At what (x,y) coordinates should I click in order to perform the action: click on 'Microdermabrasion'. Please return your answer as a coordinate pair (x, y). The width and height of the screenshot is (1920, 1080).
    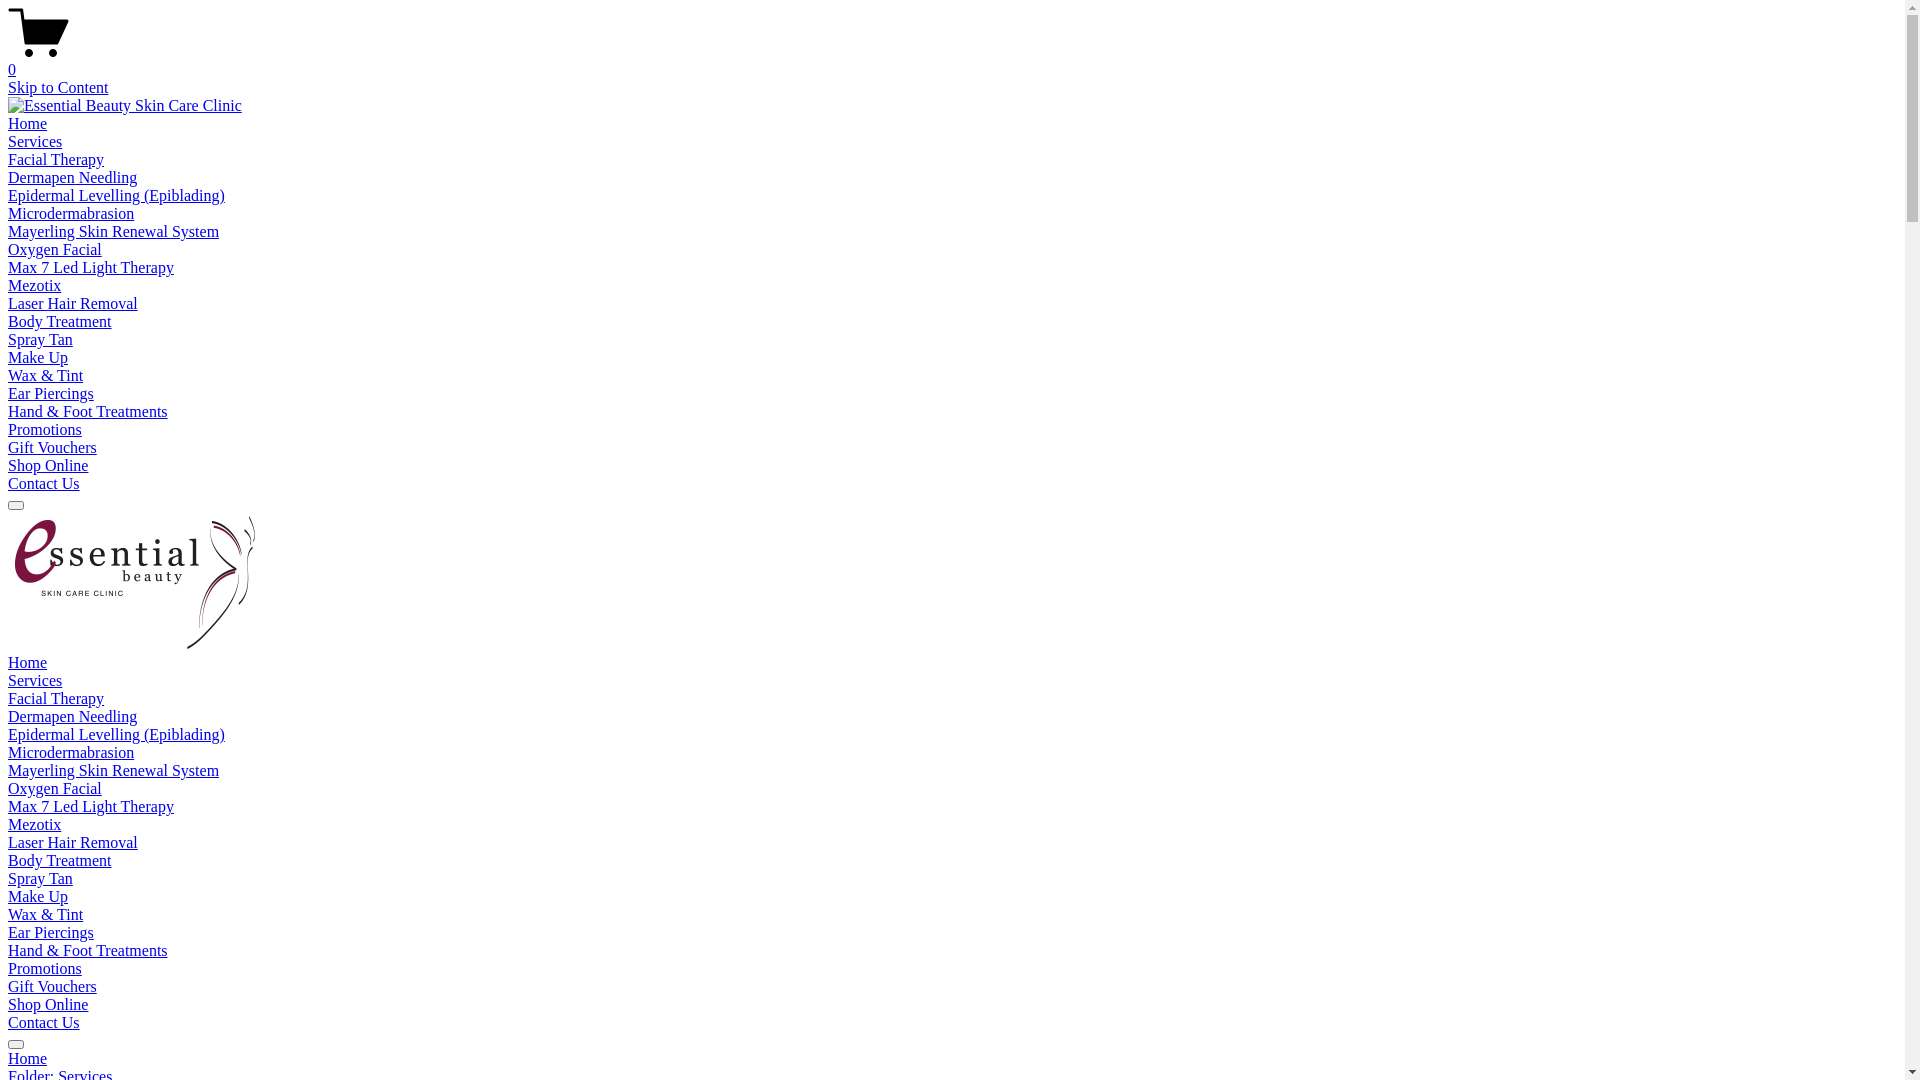
    Looking at the image, I should click on (8, 213).